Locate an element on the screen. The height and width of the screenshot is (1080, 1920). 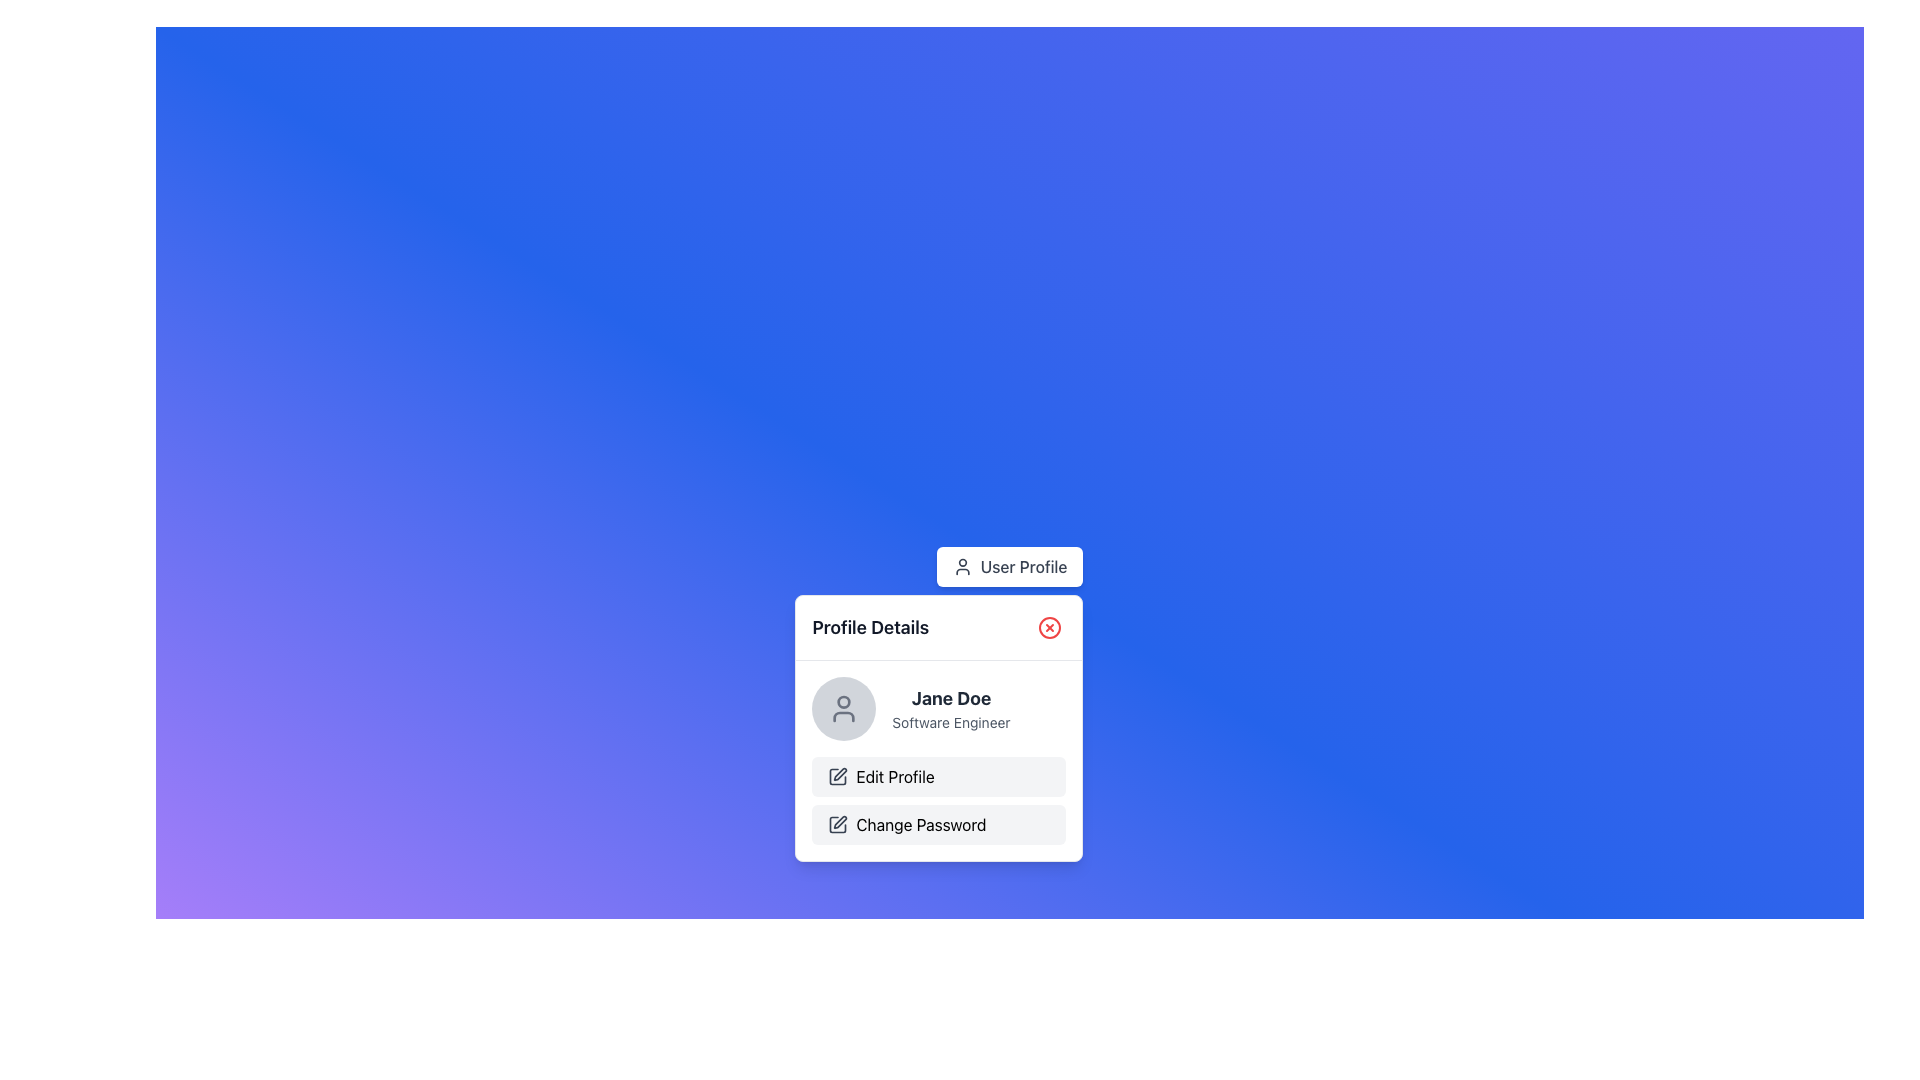
the 'Edit Profile' button, which is the first option in a list of buttons in the profile interface is located at coordinates (938, 775).